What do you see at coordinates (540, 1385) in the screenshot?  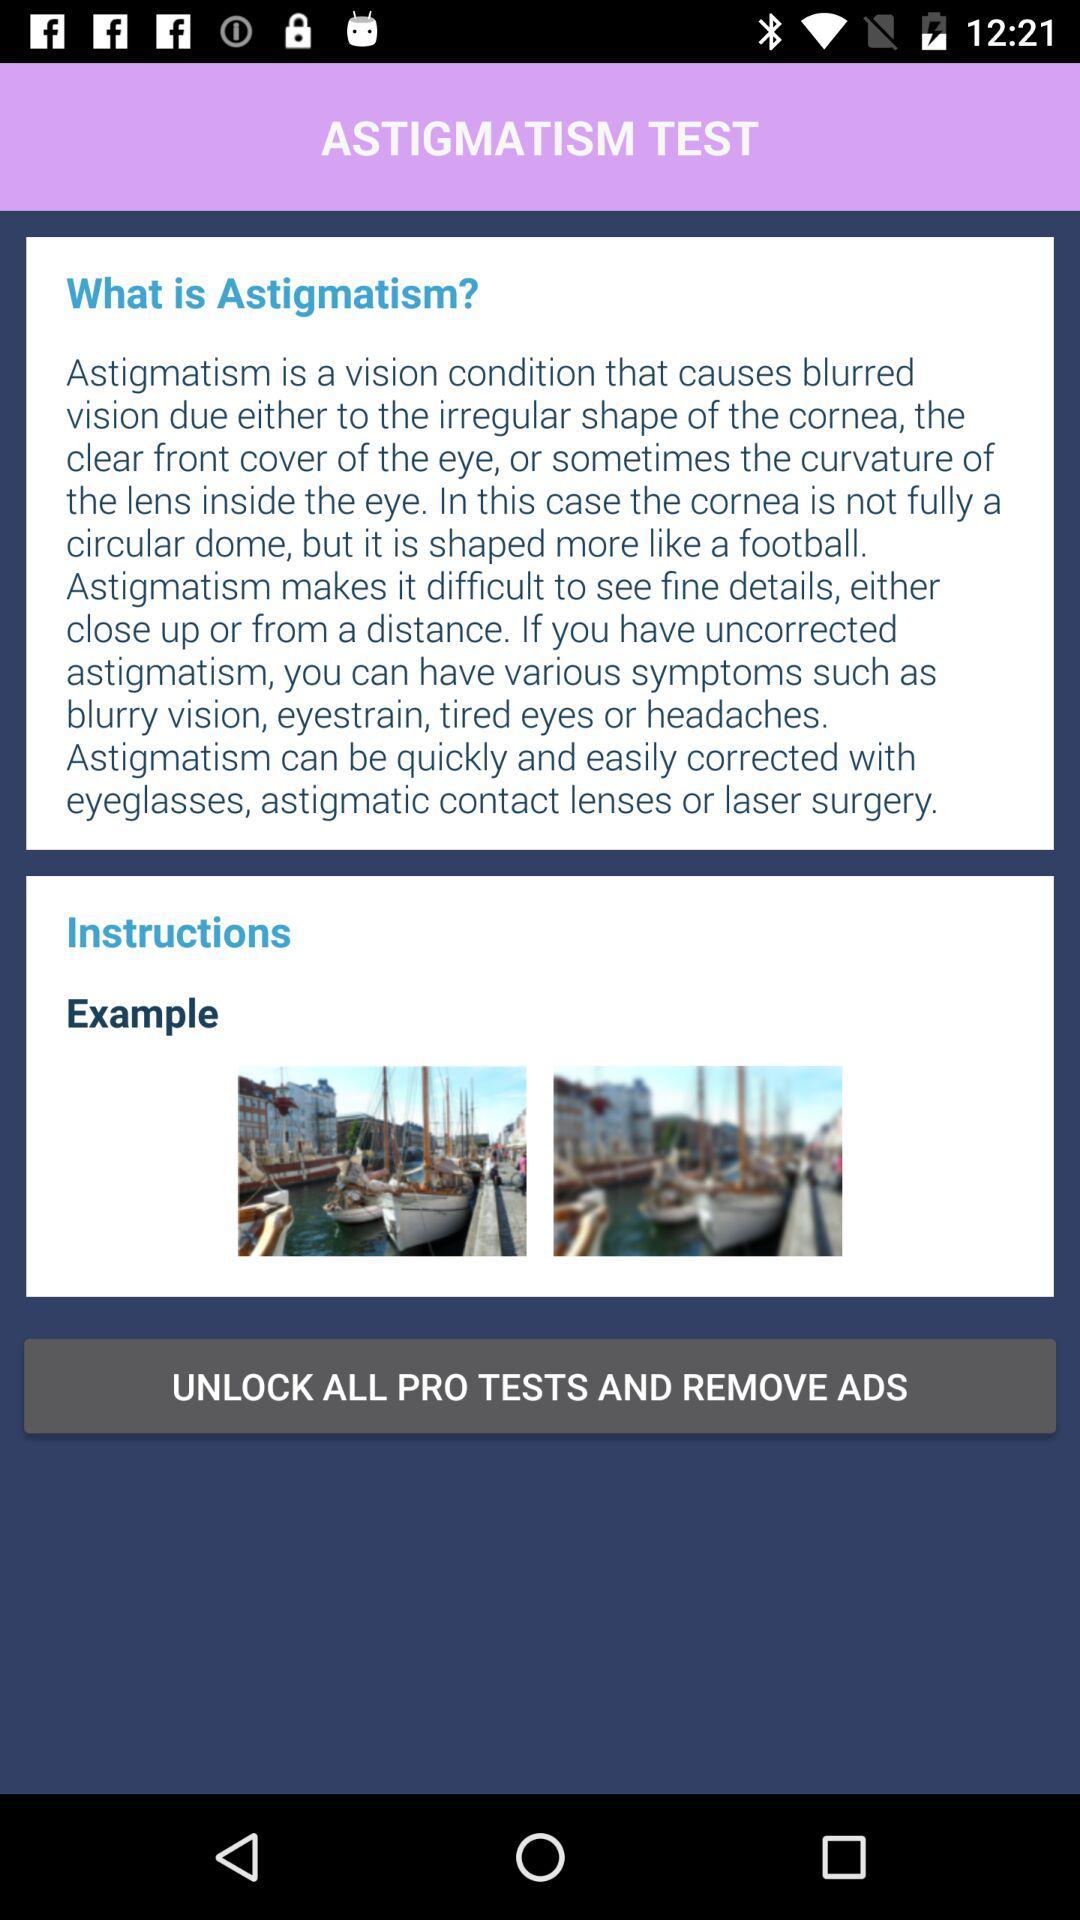 I see `the unlock all pro icon` at bounding box center [540, 1385].